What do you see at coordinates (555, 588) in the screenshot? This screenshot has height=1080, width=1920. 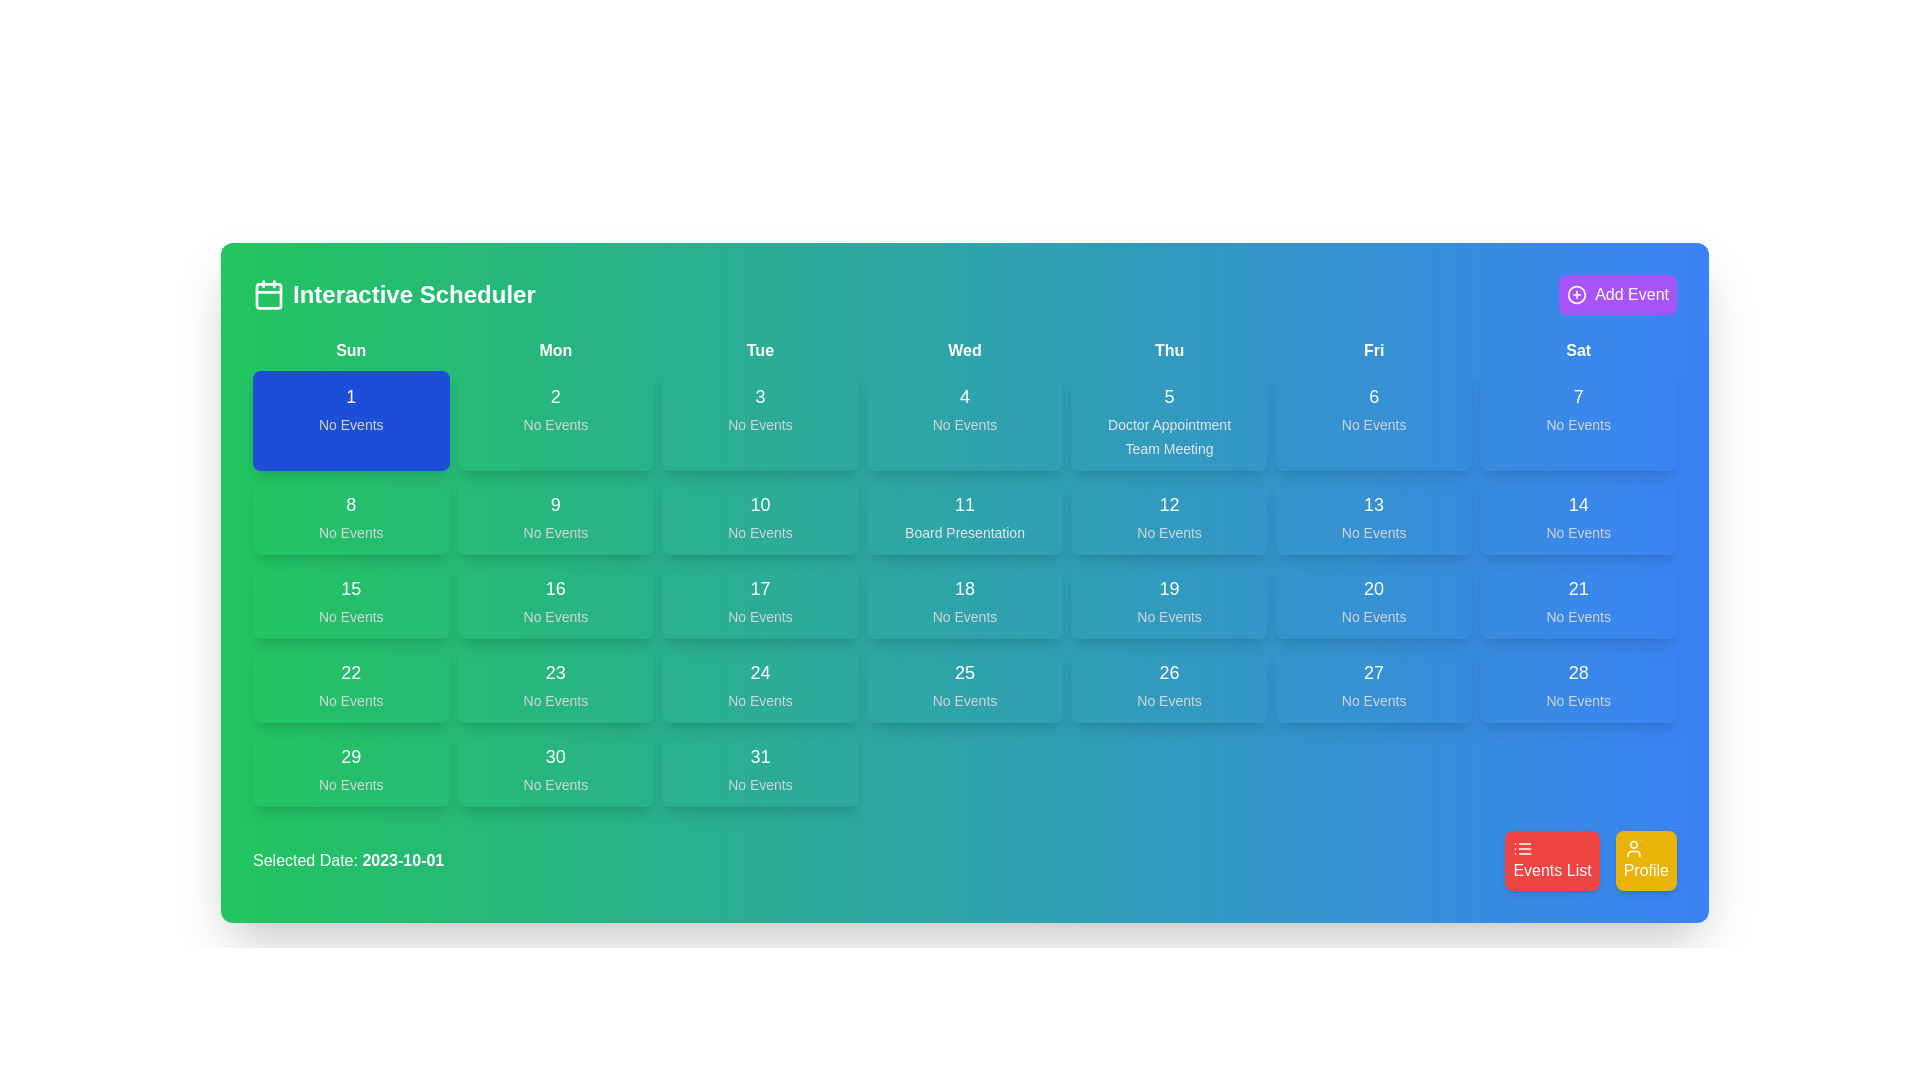 I see `the text label displaying the day number '16' in the calendar interface located in the third row and second column of the interactive scheduler` at bounding box center [555, 588].